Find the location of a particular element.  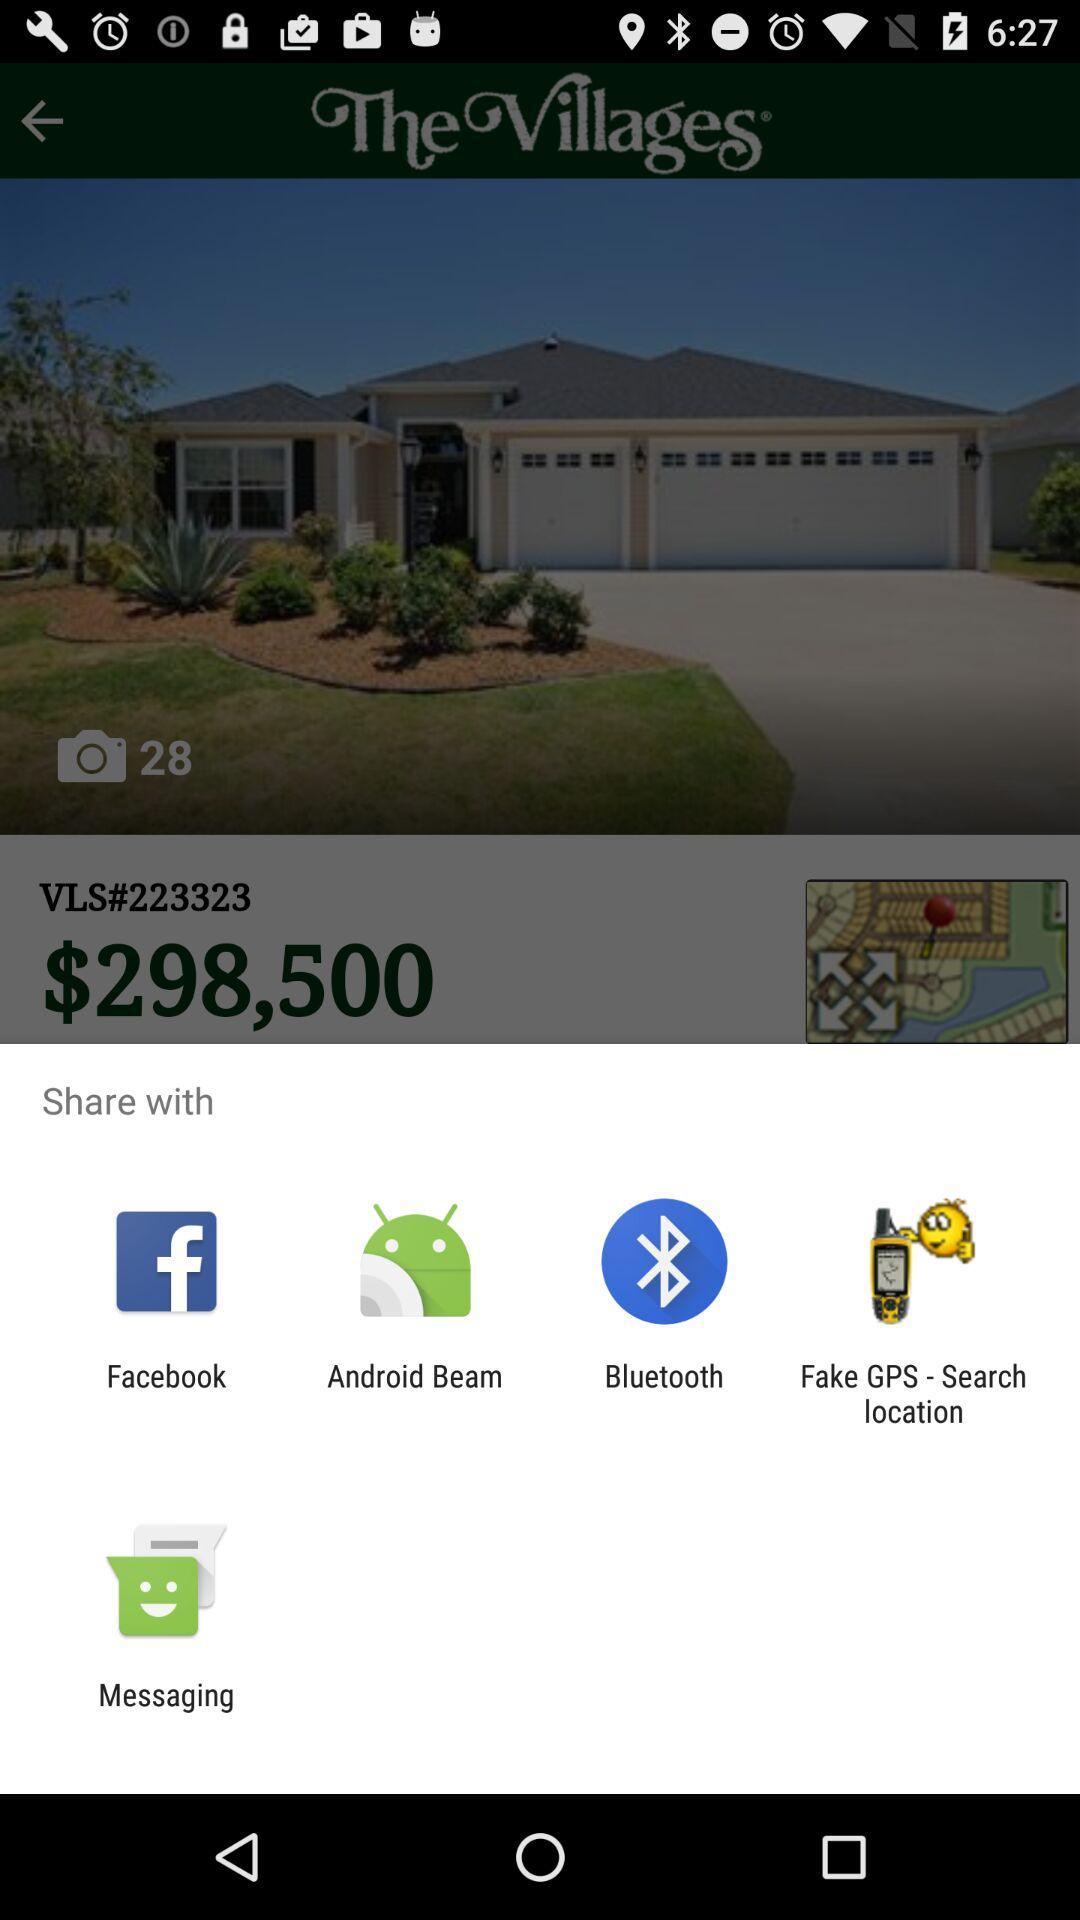

the icon next to bluetooth is located at coordinates (913, 1392).